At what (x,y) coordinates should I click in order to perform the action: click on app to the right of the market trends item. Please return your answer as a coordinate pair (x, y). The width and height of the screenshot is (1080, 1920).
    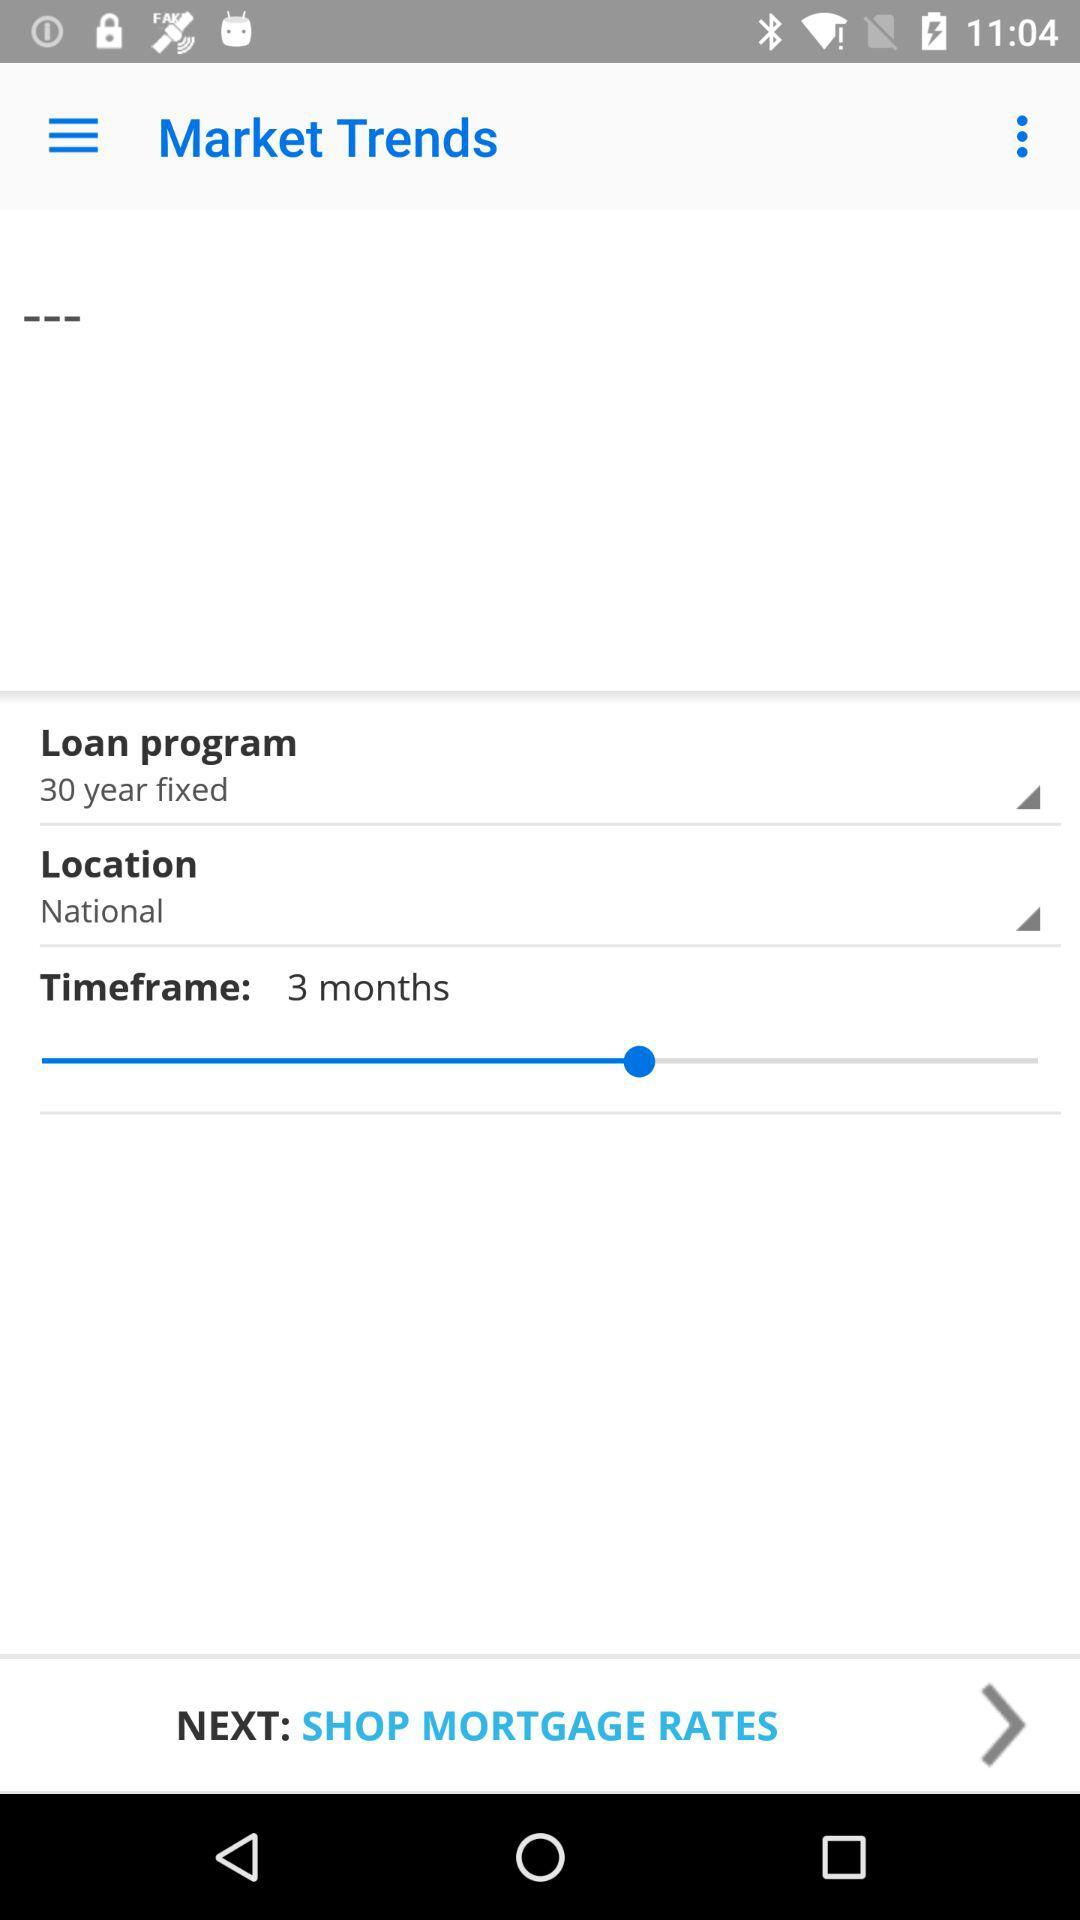
    Looking at the image, I should click on (1027, 135).